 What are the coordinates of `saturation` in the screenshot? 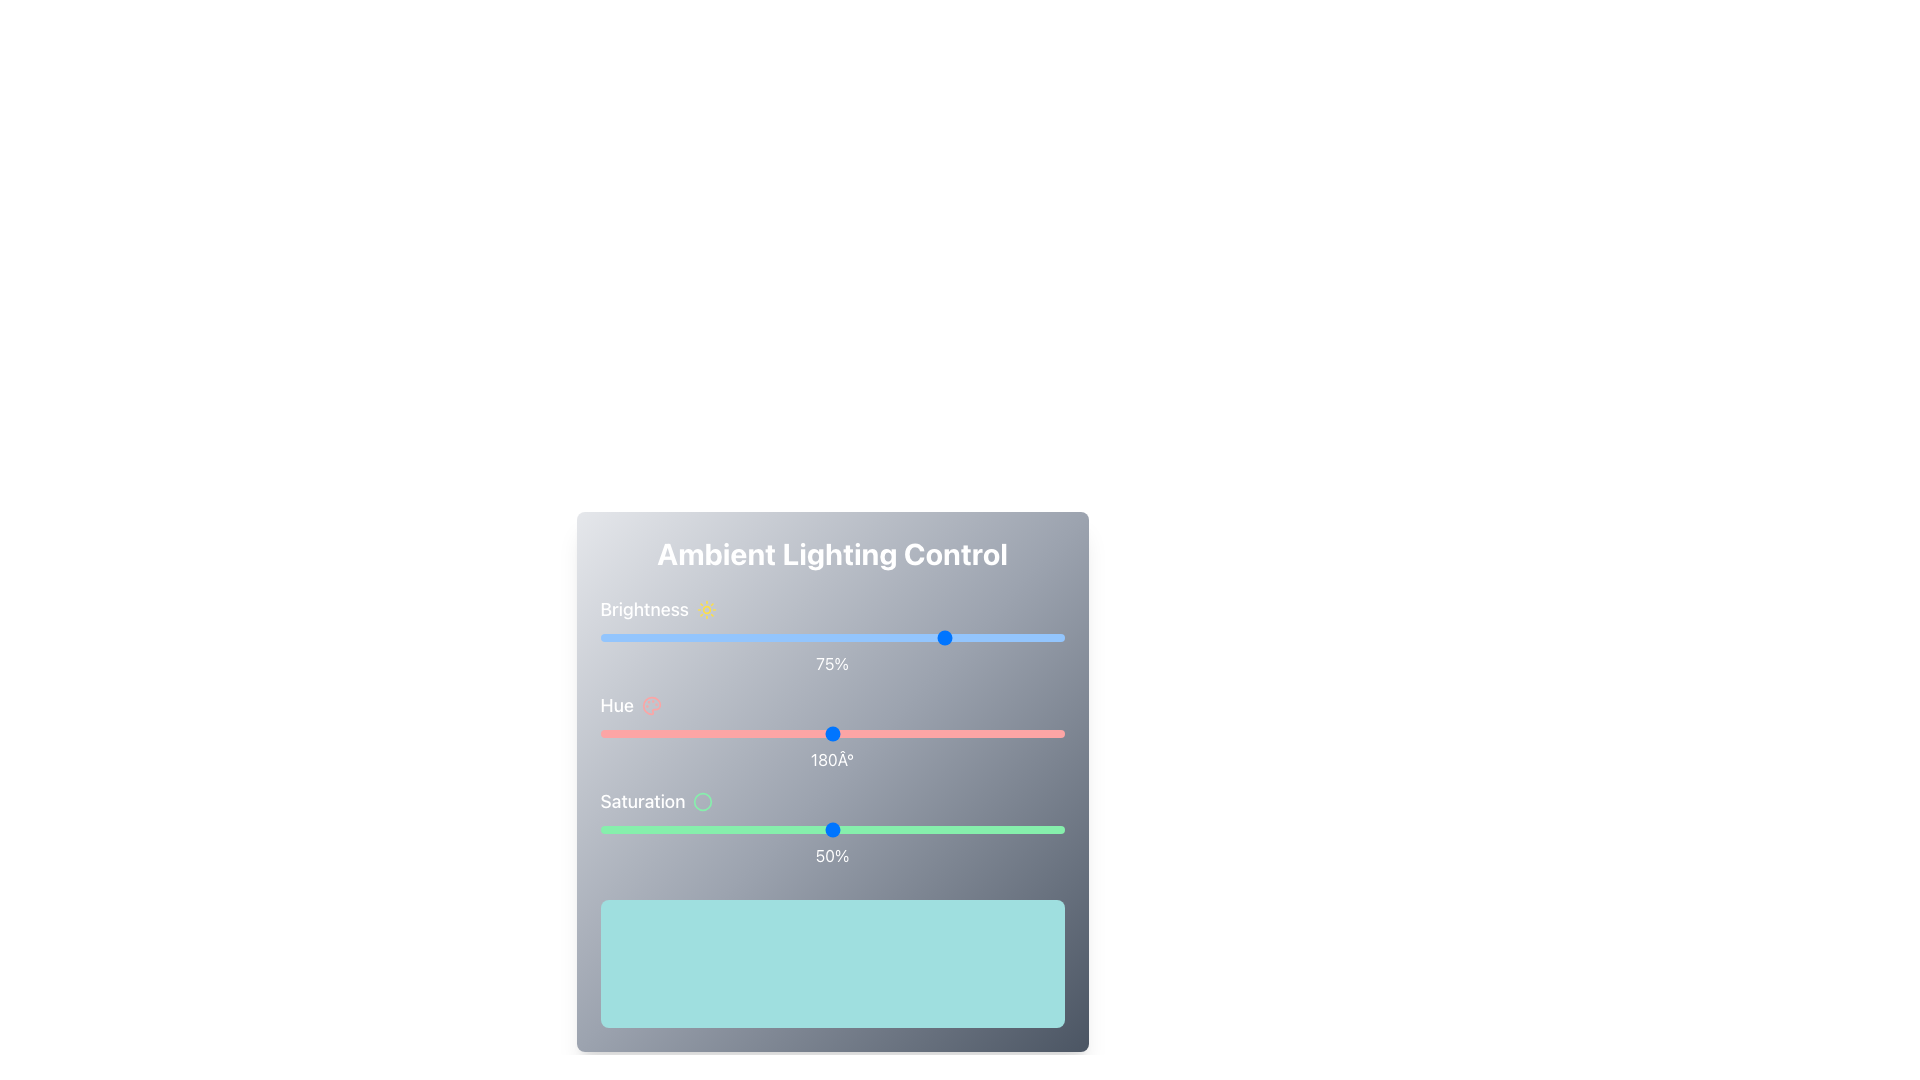 It's located at (688, 829).